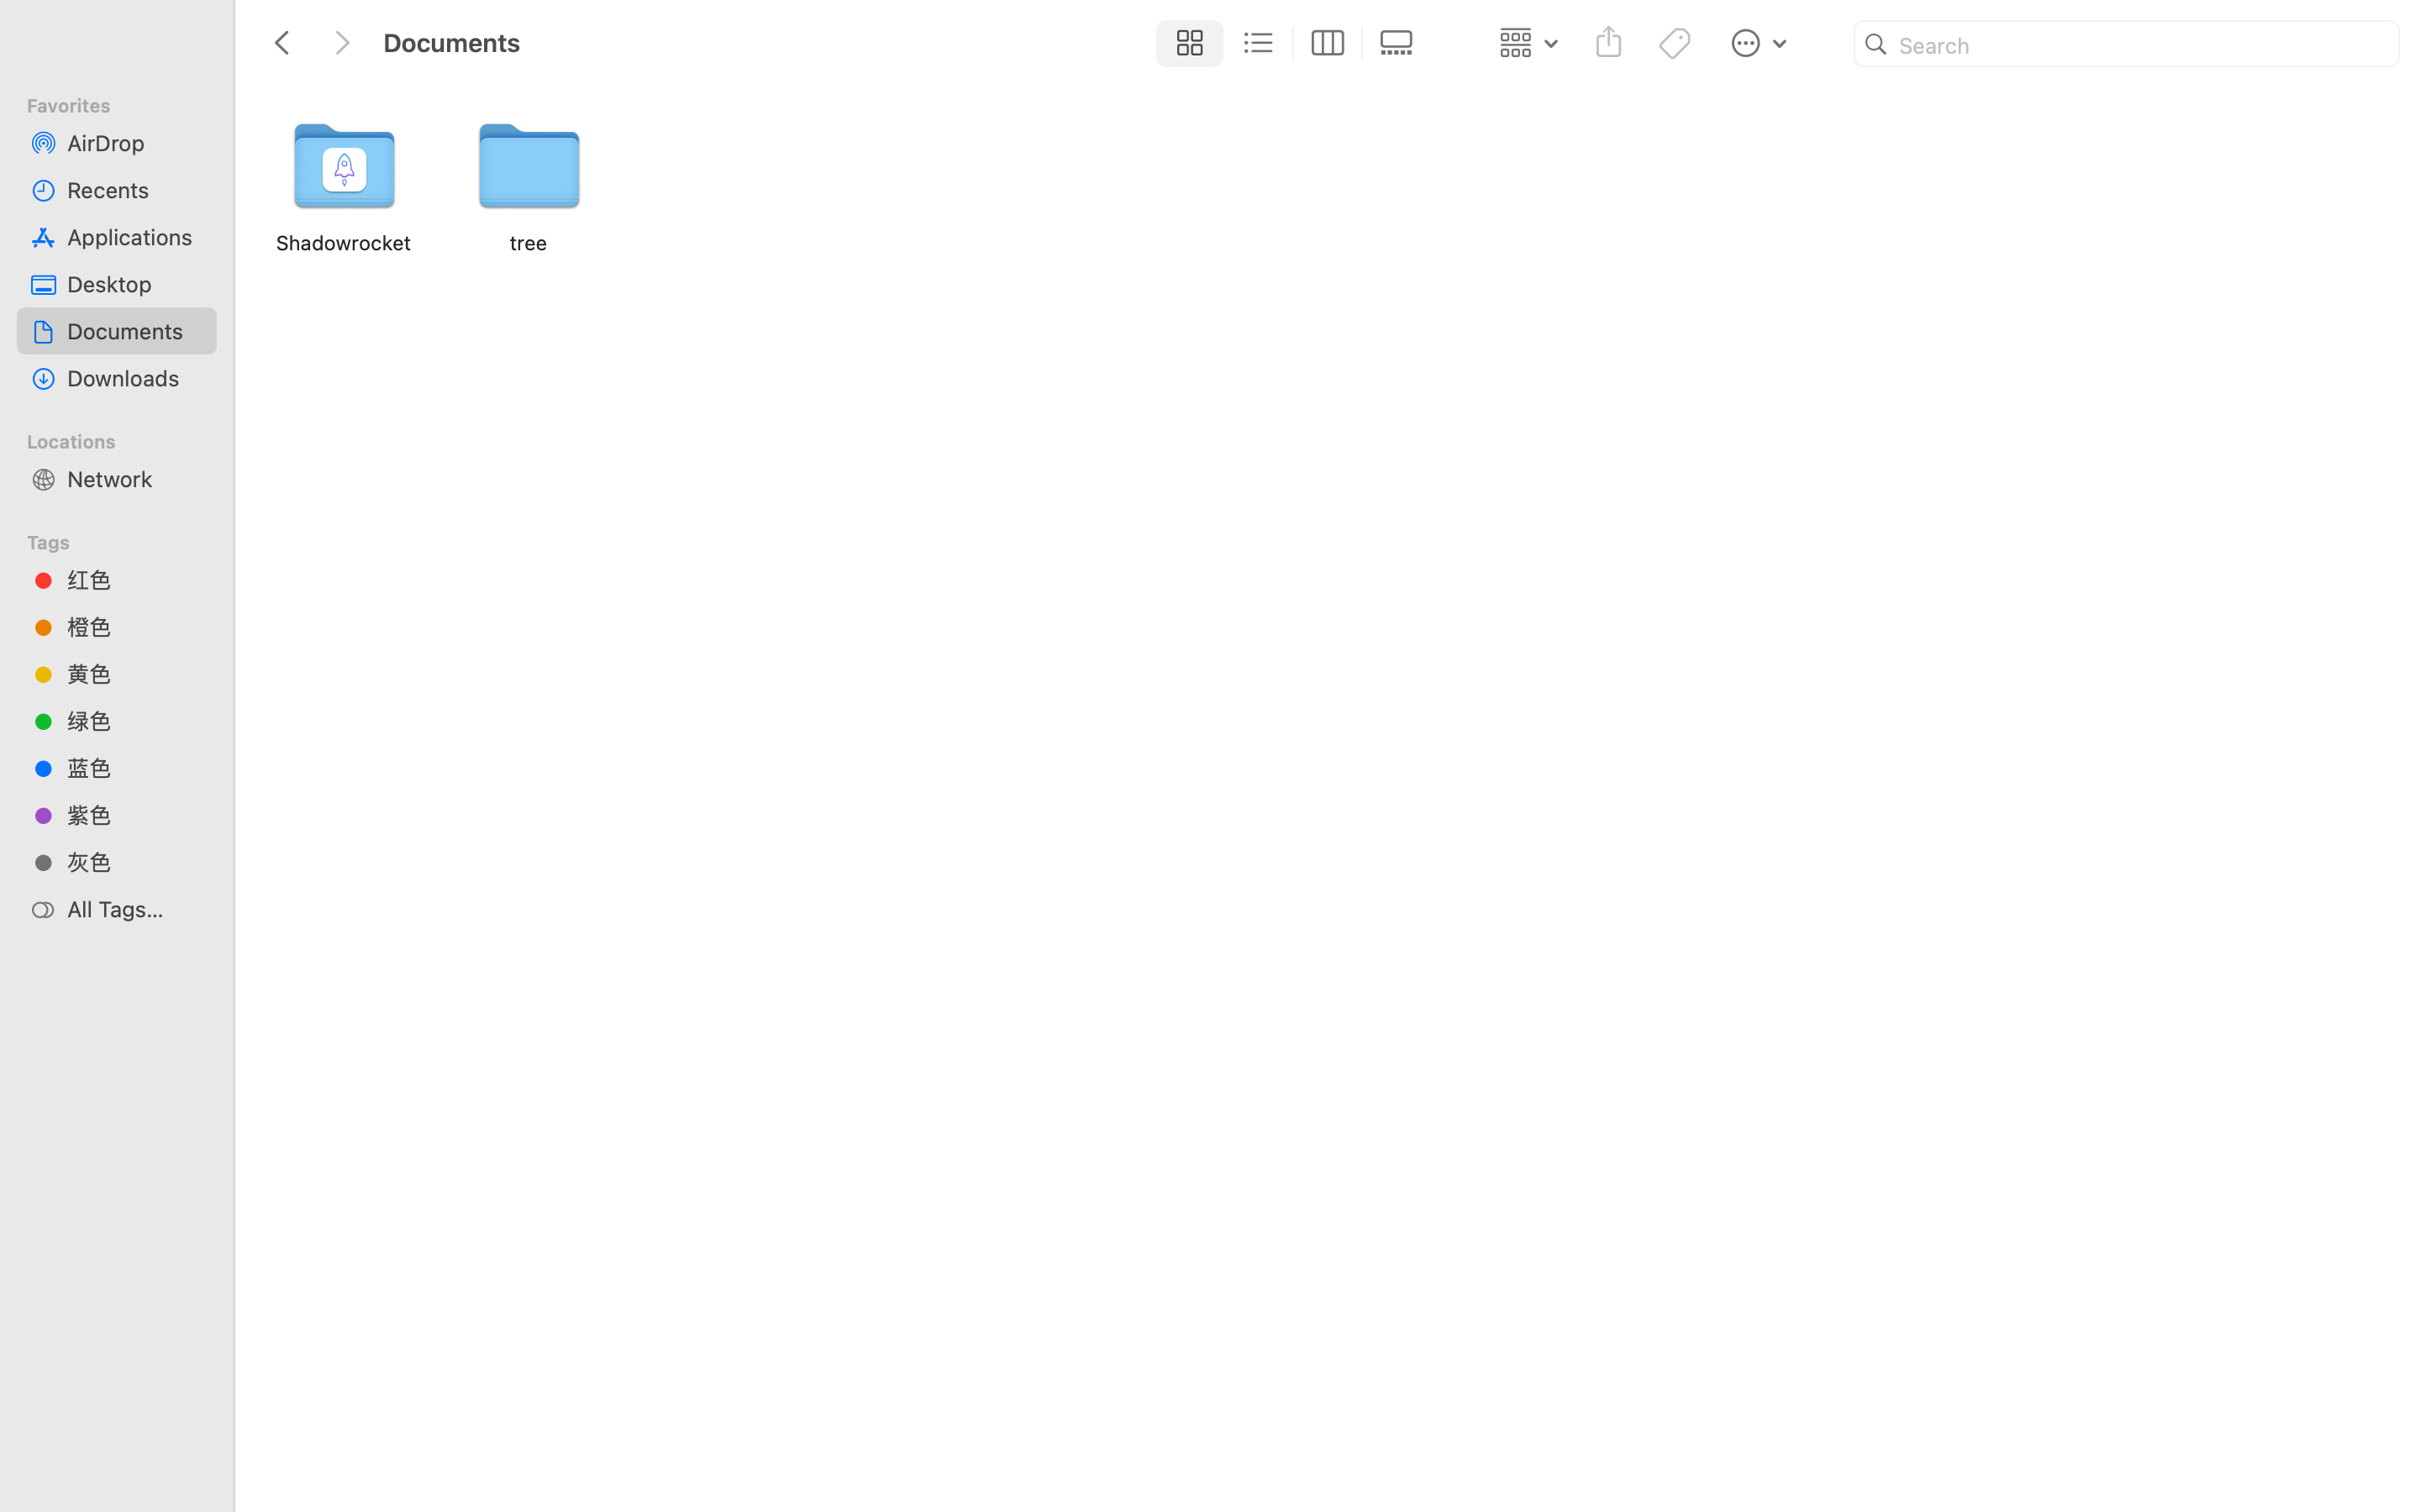 The image size is (2420, 1512). I want to click on '紫色', so click(134, 814).